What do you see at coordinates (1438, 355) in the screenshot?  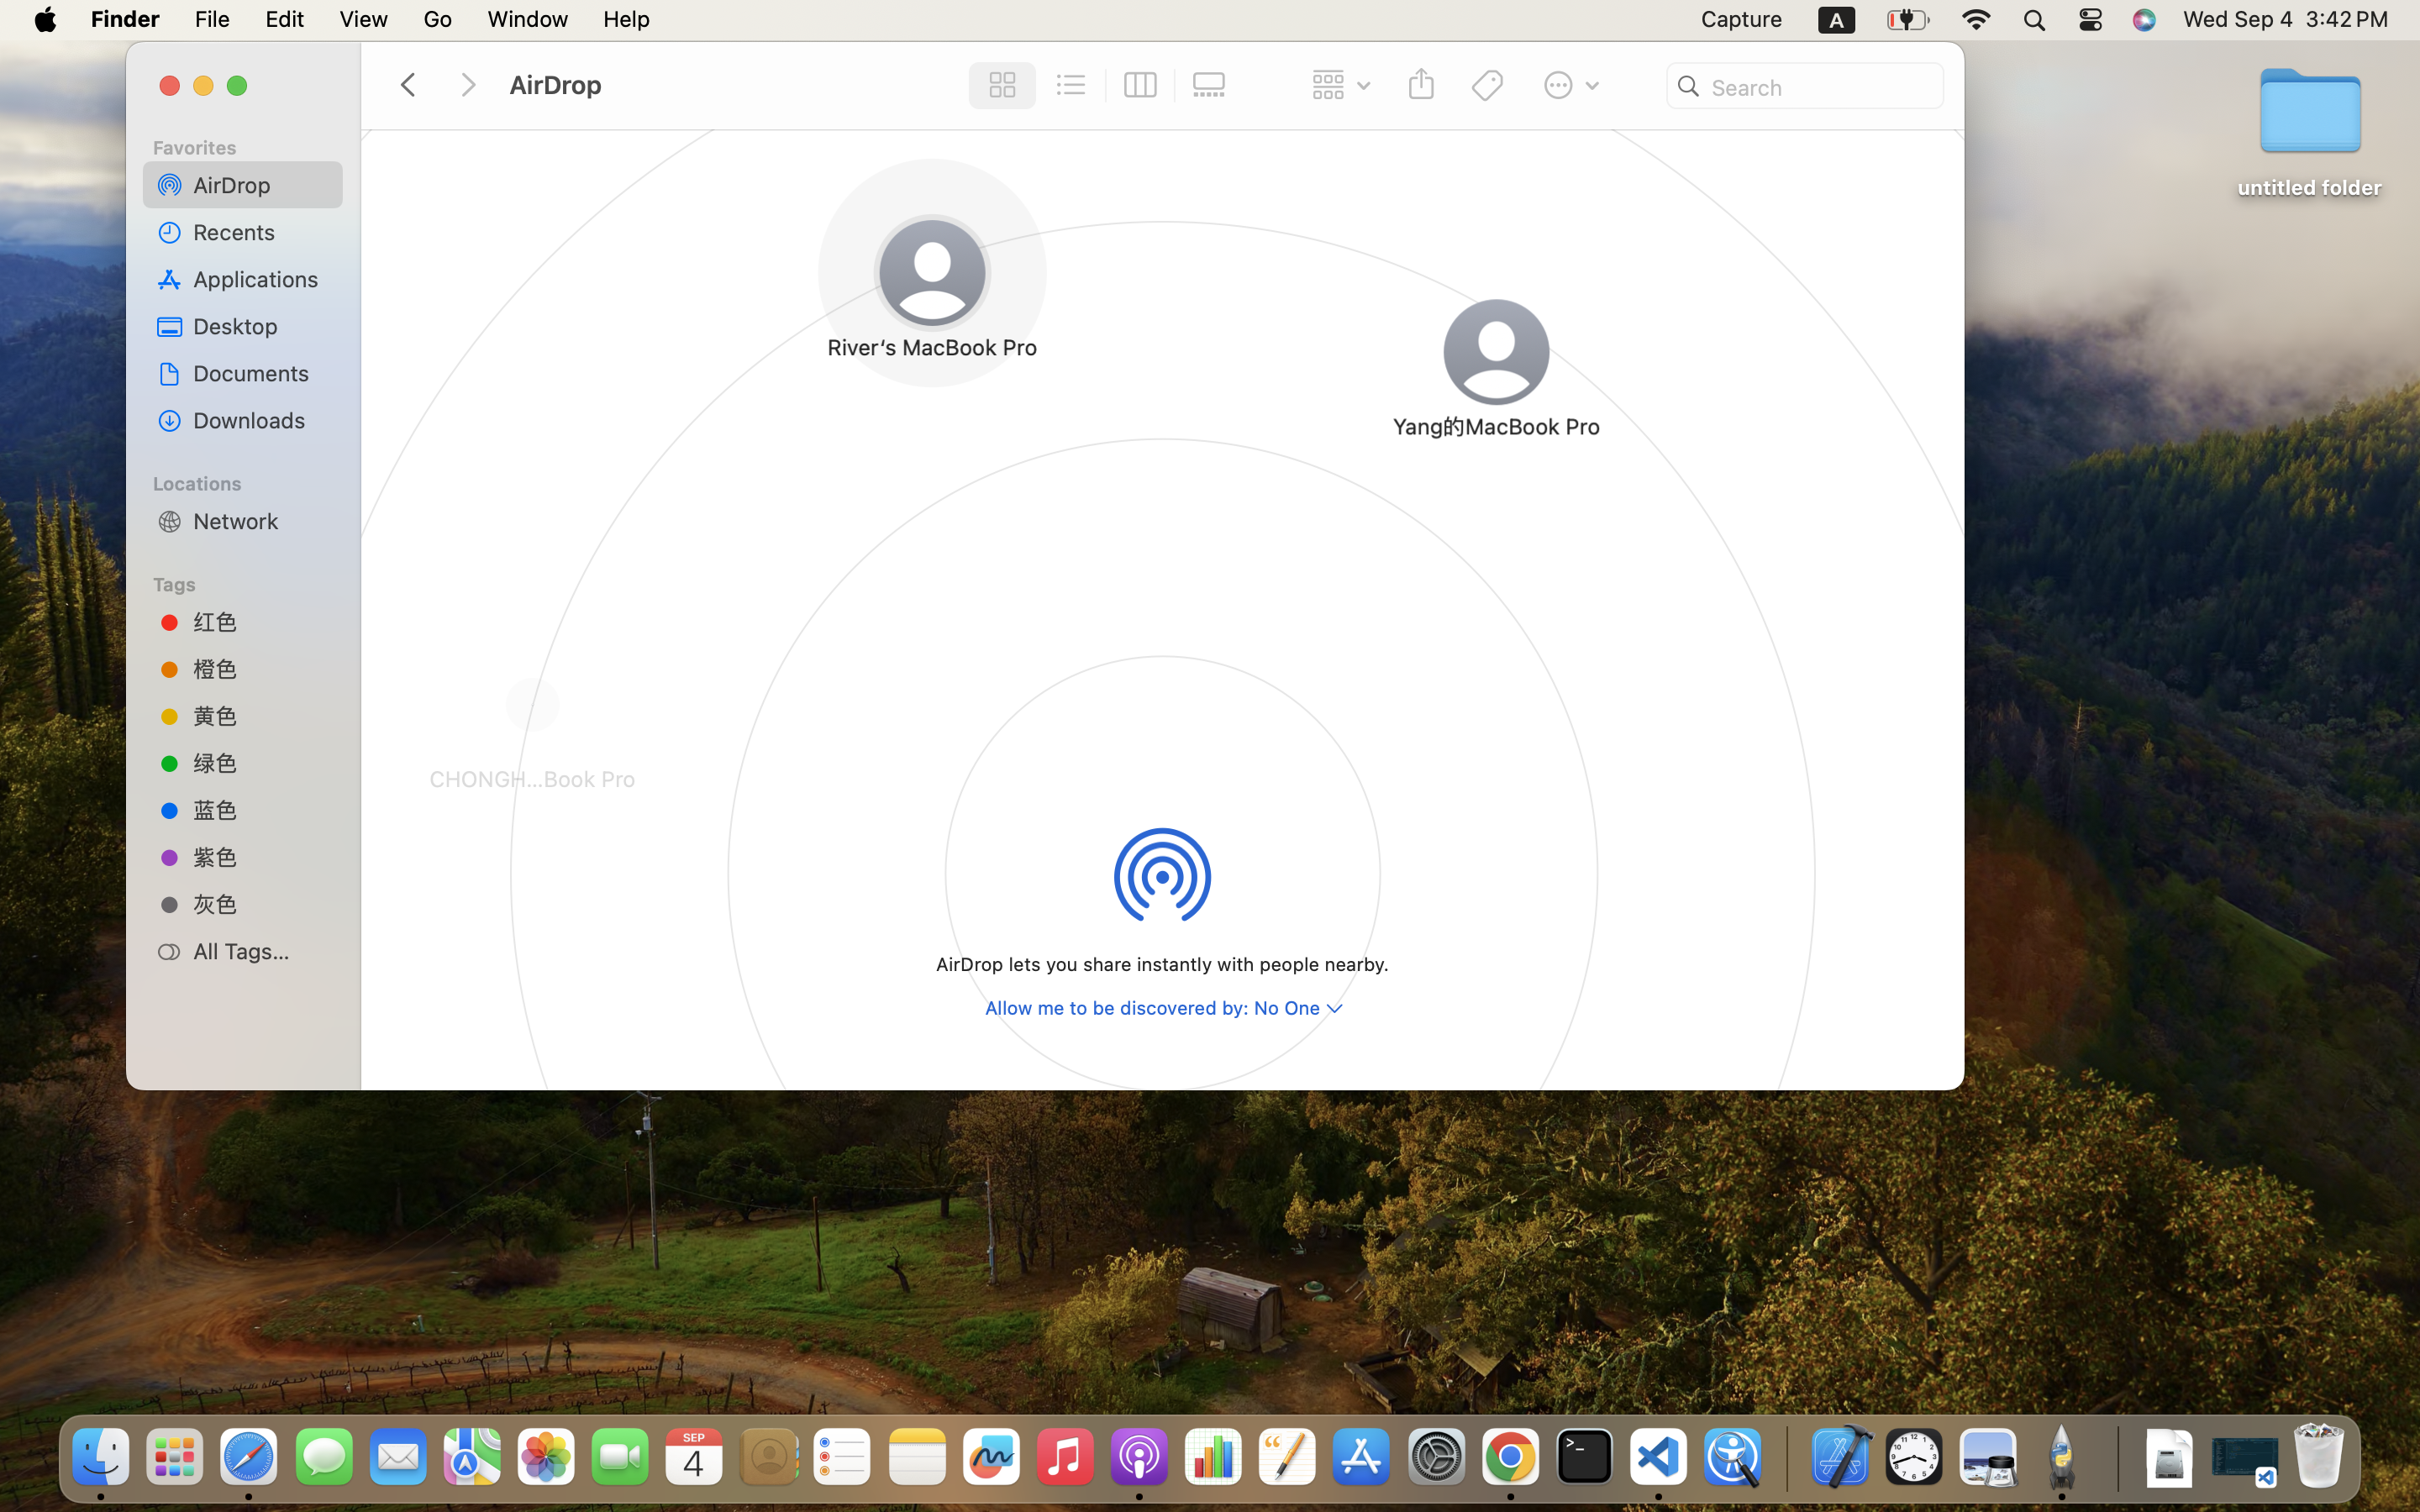 I see `'Yang的MacBook Pro'` at bounding box center [1438, 355].